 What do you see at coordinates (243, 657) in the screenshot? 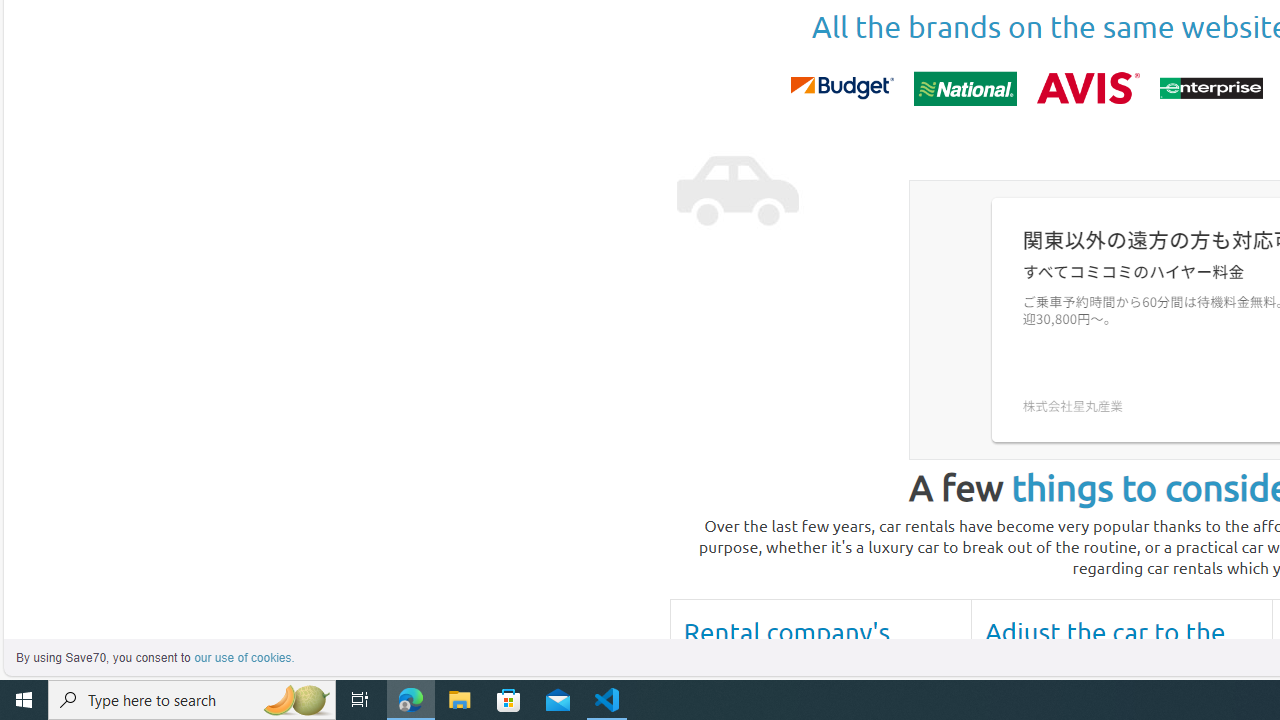
I see `'learn more about cookies'` at bounding box center [243, 657].